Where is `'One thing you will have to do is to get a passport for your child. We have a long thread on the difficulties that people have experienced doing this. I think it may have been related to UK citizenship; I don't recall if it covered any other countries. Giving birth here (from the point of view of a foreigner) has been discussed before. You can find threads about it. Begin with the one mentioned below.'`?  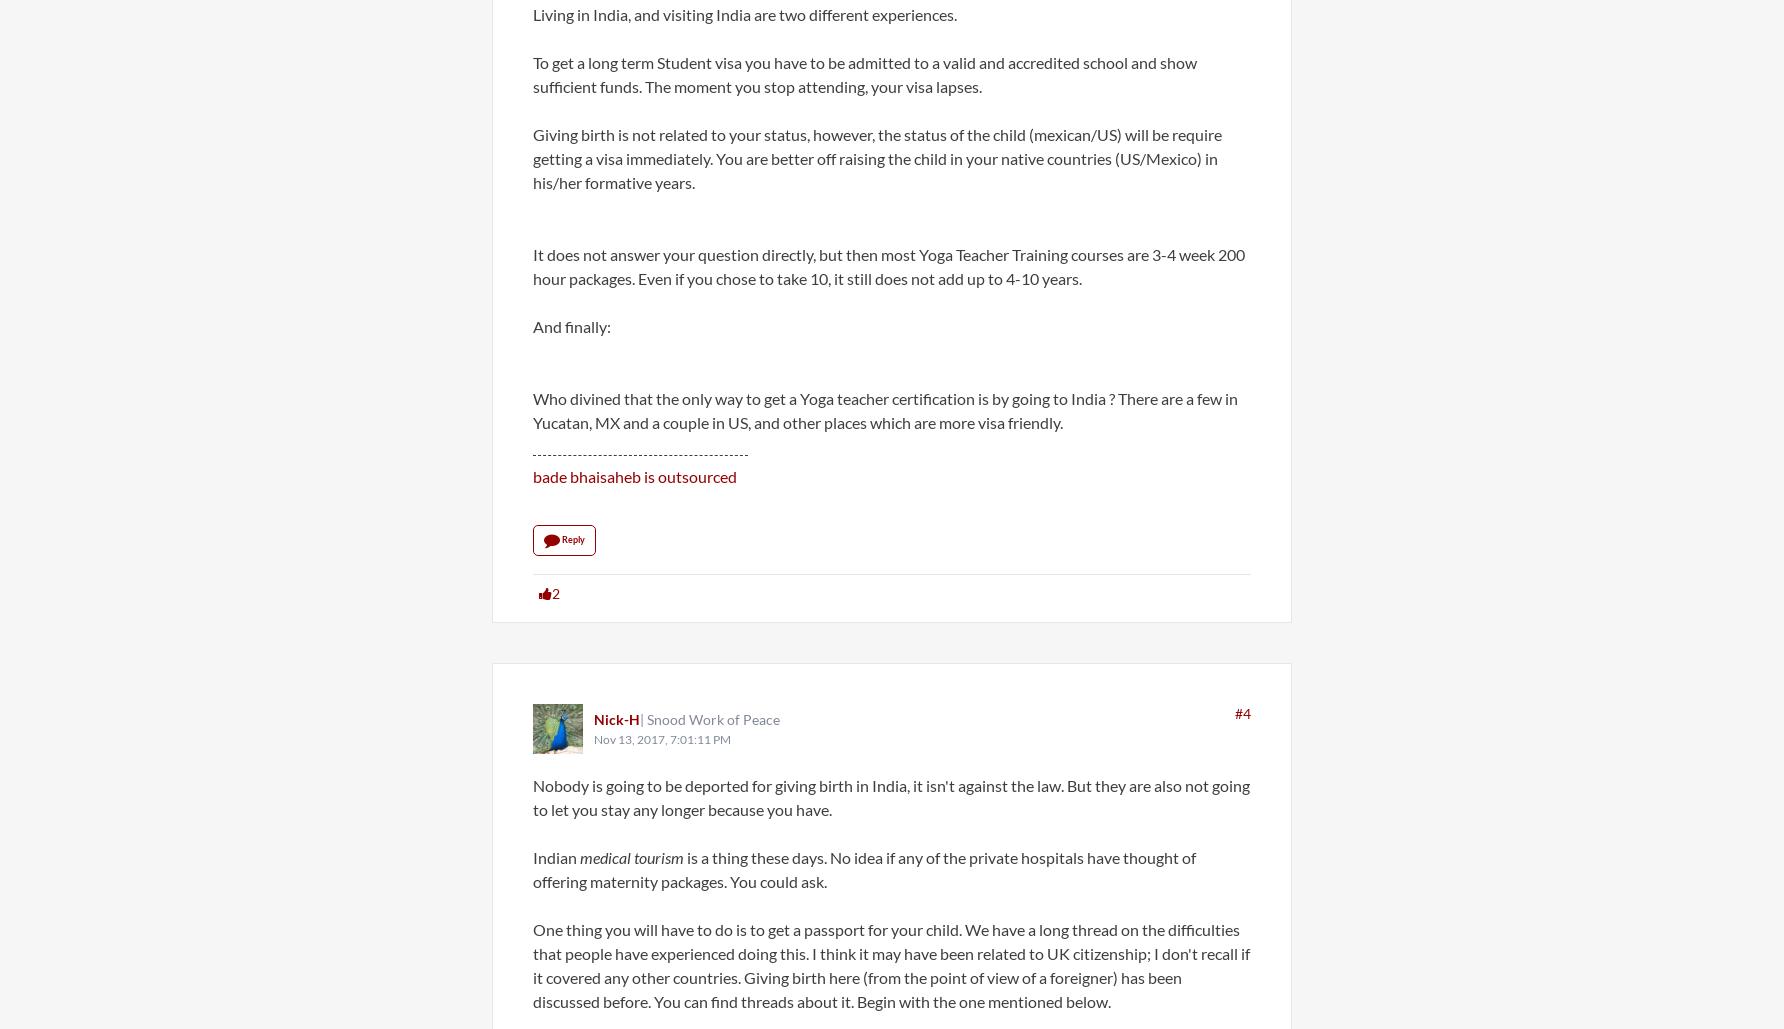
'One thing you will have to do is to get a passport for your child. We have a long thread on the difficulties that people have experienced doing this. I think it may have been related to UK citizenship; I don't recall if it covered any other countries. Giving birth here (from the point of view of a foreigner) has been discussed before. You can find threads about it. Begin with the one mentioned below.' is located at coordinates (890, 964).